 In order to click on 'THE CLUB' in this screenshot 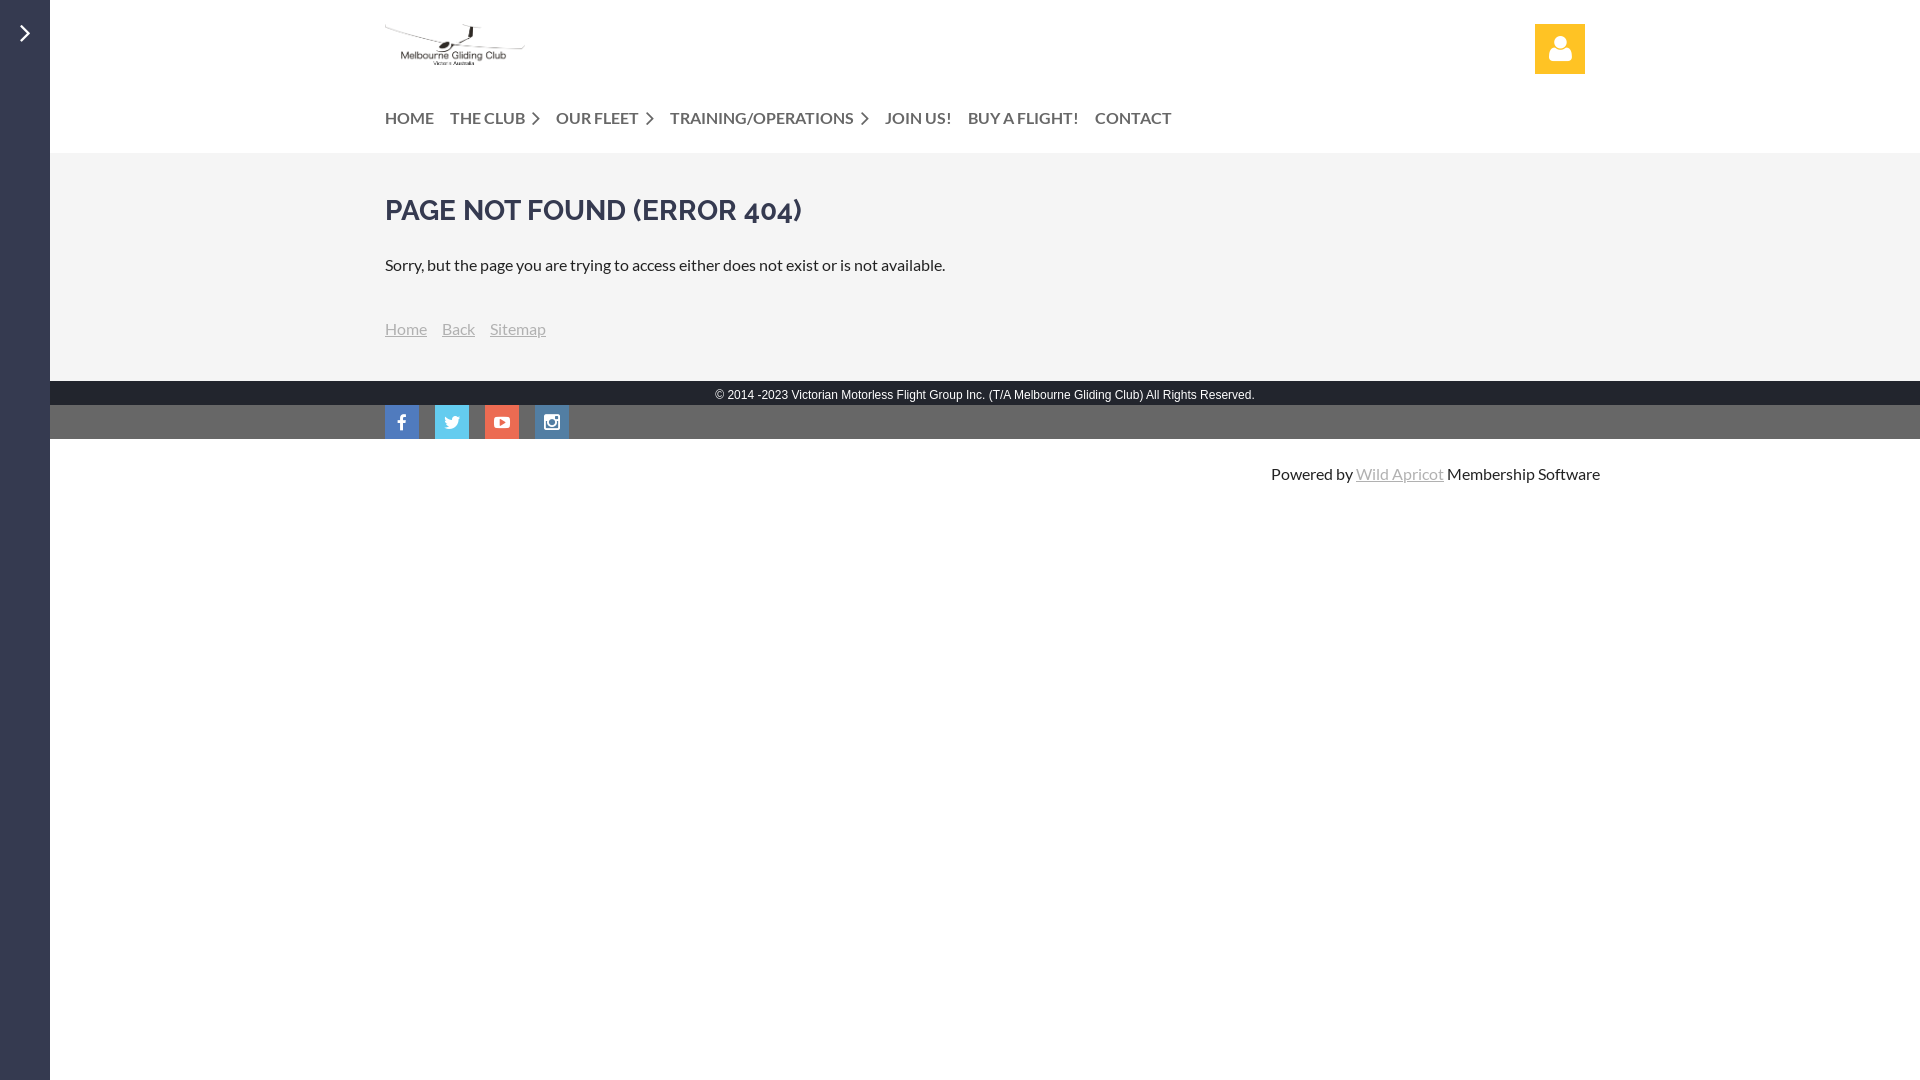, I will do `click(503, 117)`.